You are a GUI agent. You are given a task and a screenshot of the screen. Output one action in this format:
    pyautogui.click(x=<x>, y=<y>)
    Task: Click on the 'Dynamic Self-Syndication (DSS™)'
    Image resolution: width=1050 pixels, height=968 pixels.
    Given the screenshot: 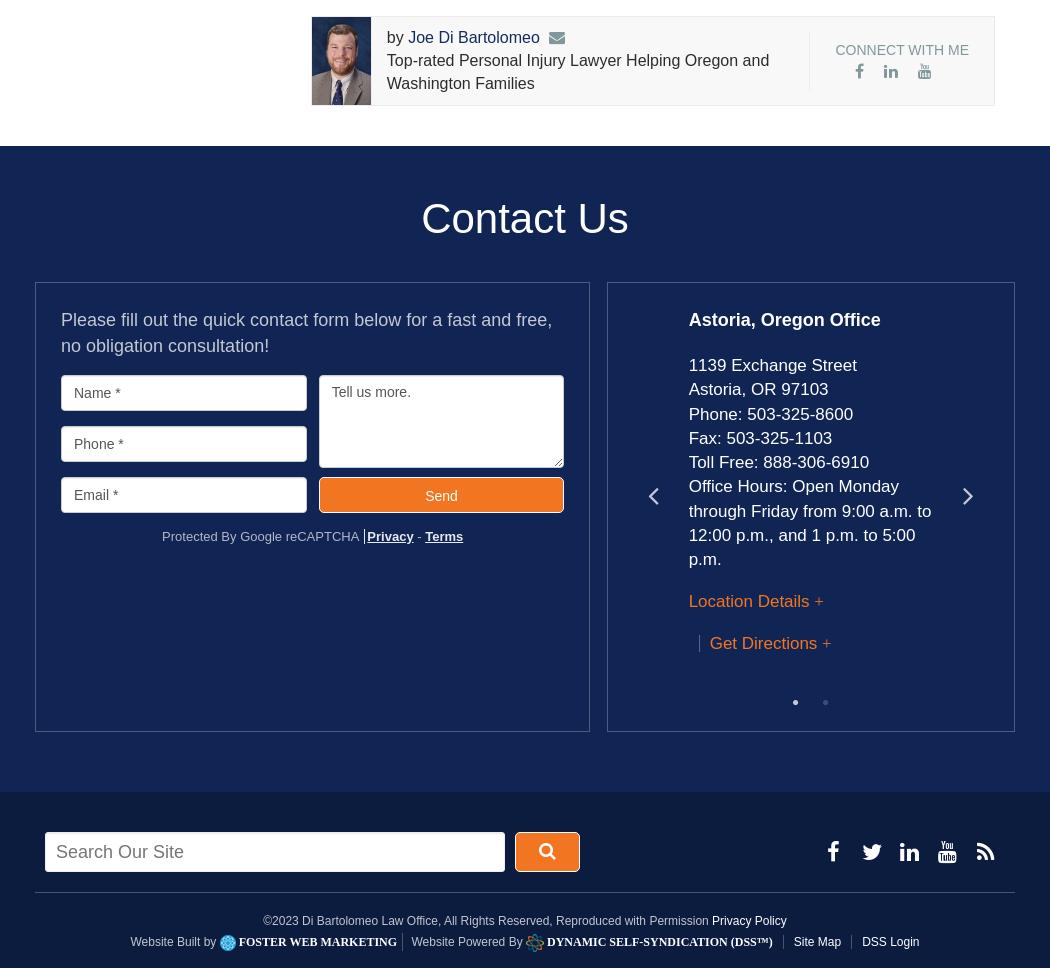 What is the action you would take?
    pyautogui.click(x=542, y=939)
    